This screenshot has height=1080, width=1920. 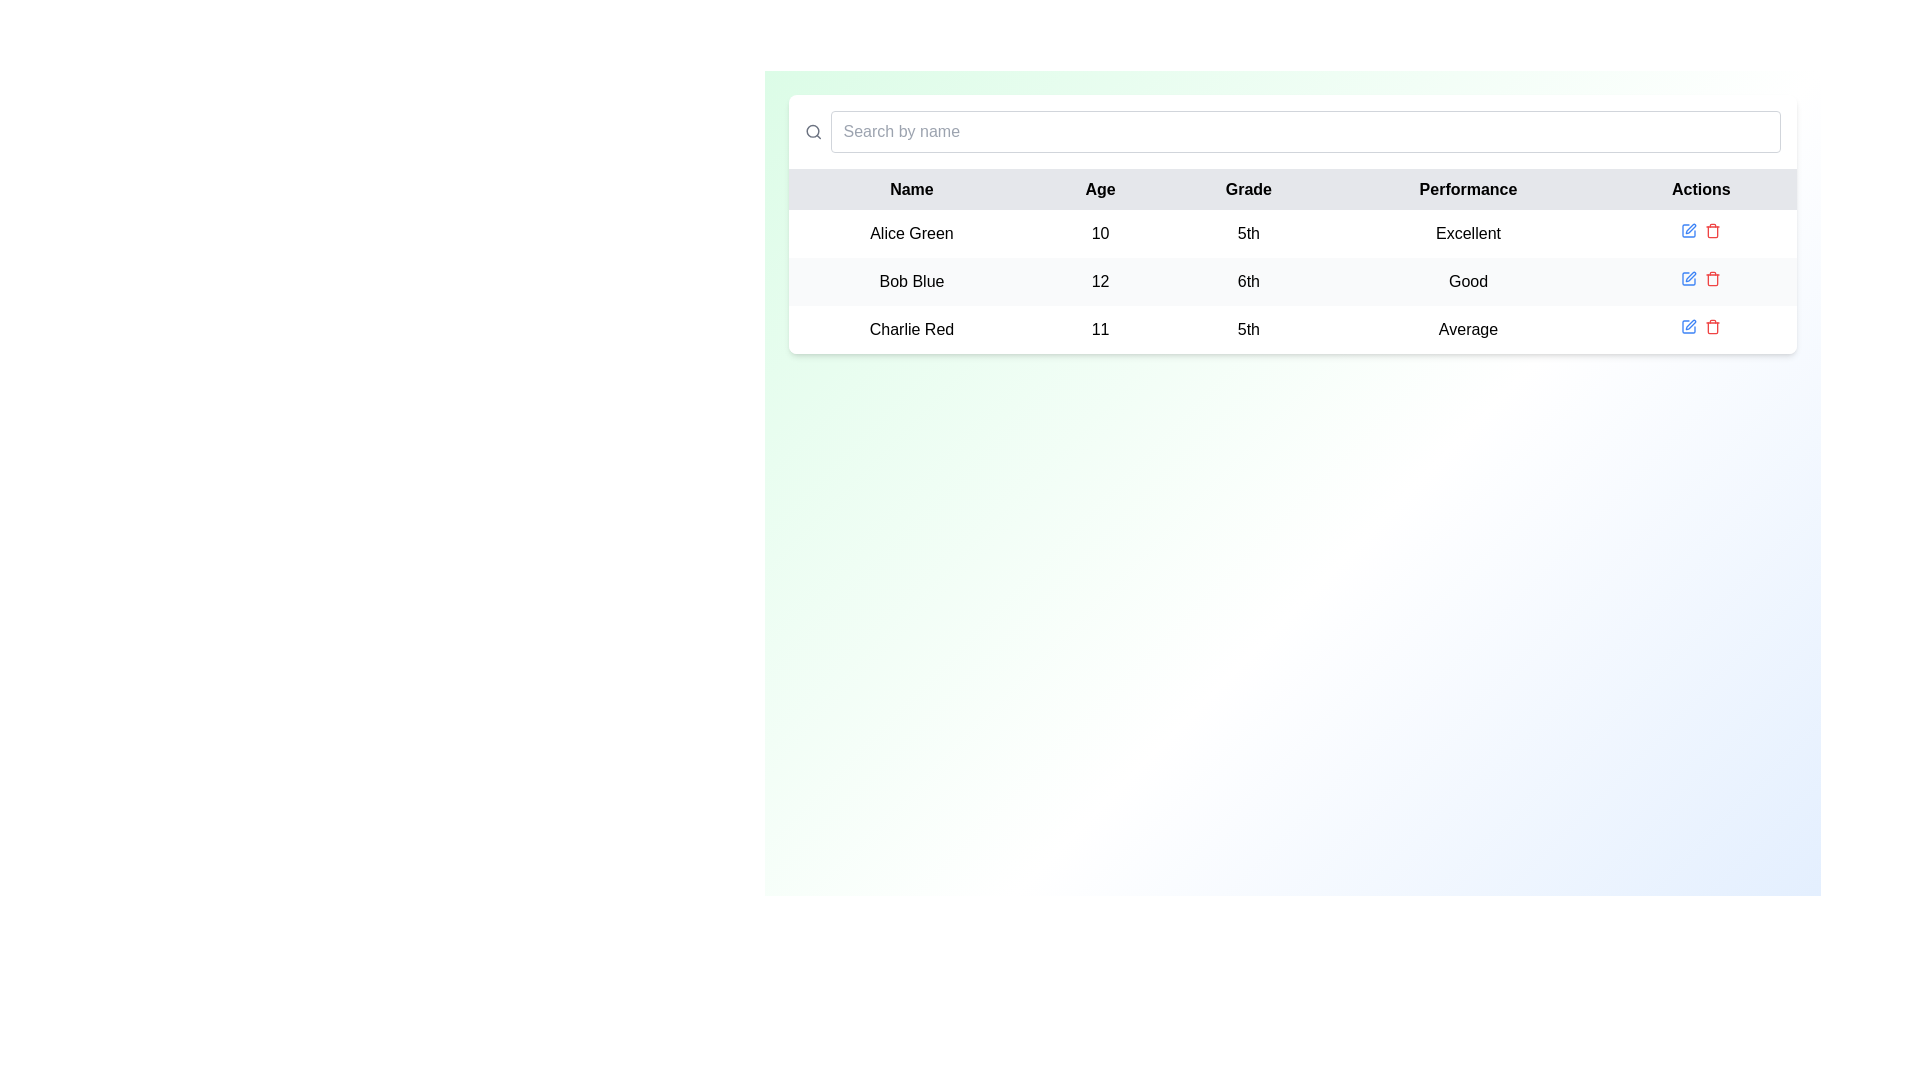 What do you see at coordinates (1247, 233) in the screenshot?
I see `the text label indicating the grade level for the student 'Alice Green', located in the third column of the first row in the table under the header 'Grade'` at bounding box center [1247, 233].